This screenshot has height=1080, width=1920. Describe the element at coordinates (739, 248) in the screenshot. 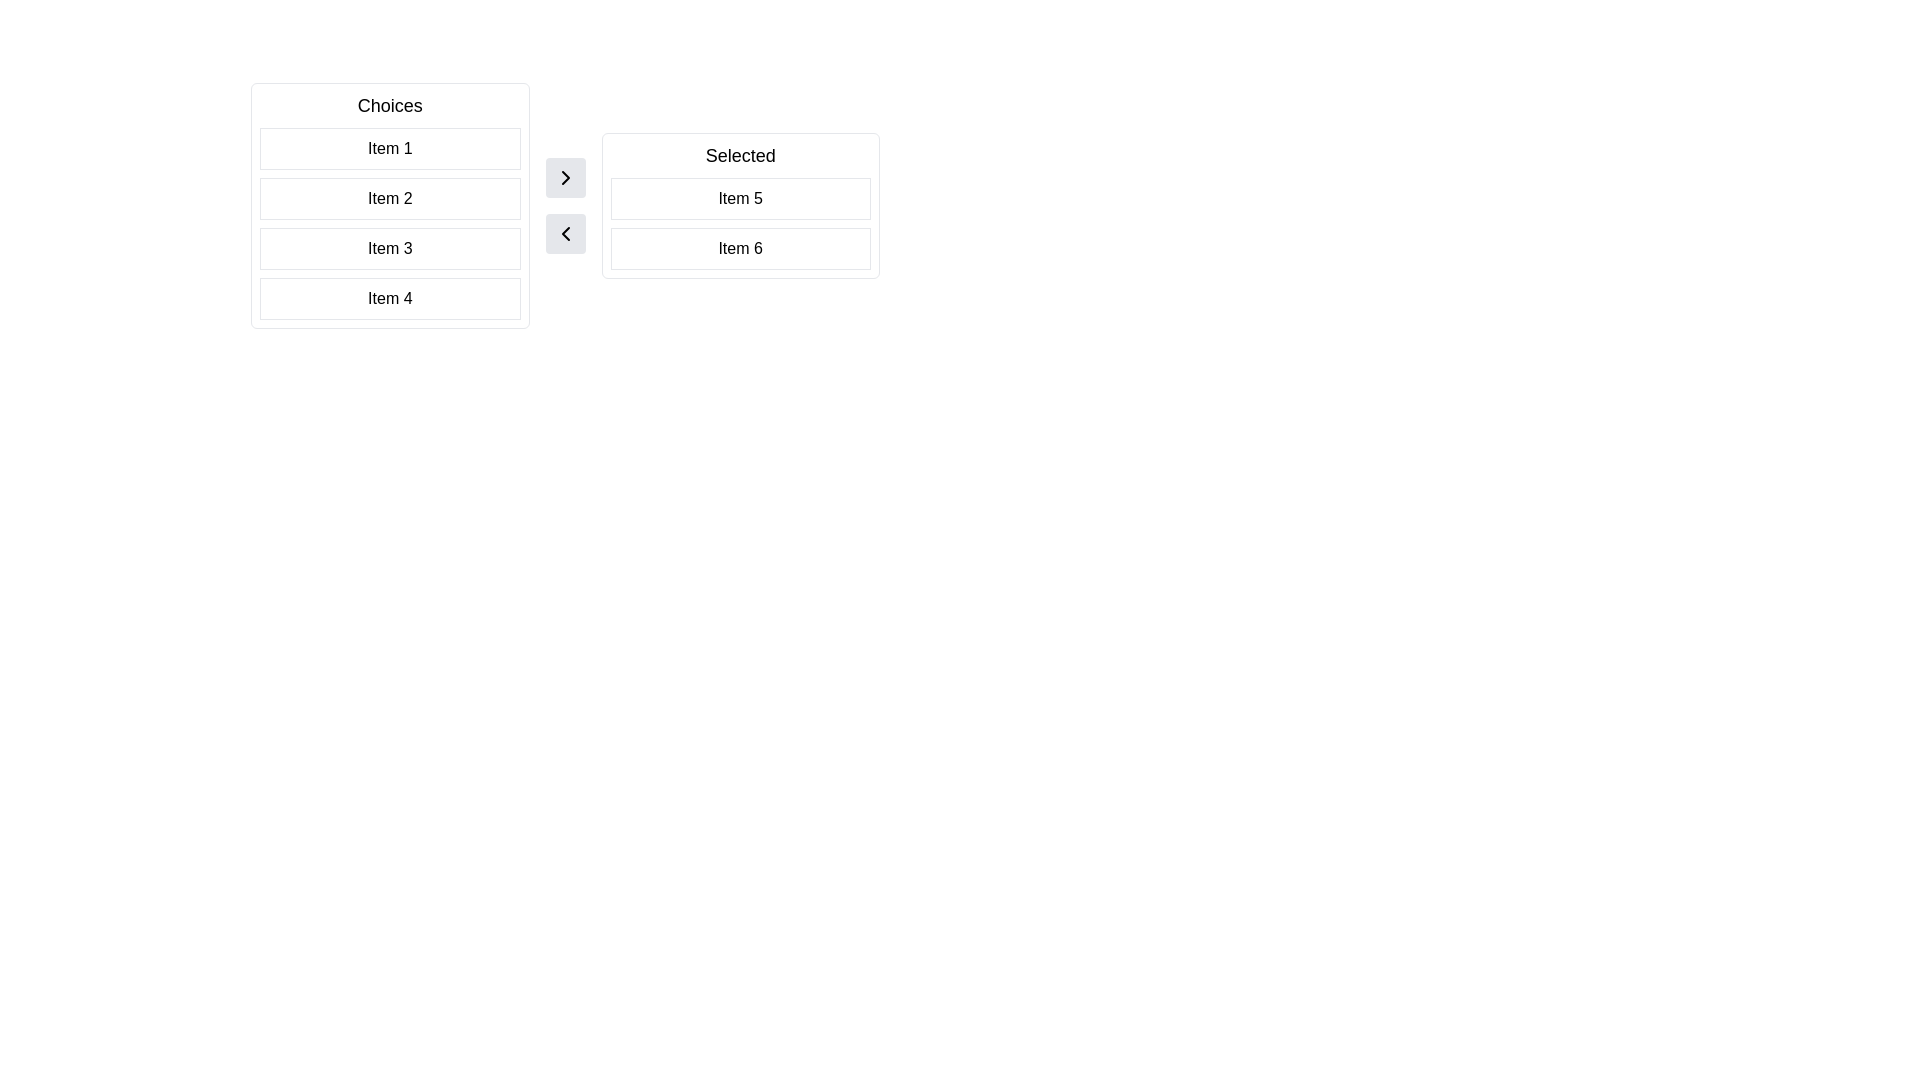

I see `the static display box labeled 'Item 6' located in the 'Selected' section, which has a white background and contains dark text centered within it` at that location.